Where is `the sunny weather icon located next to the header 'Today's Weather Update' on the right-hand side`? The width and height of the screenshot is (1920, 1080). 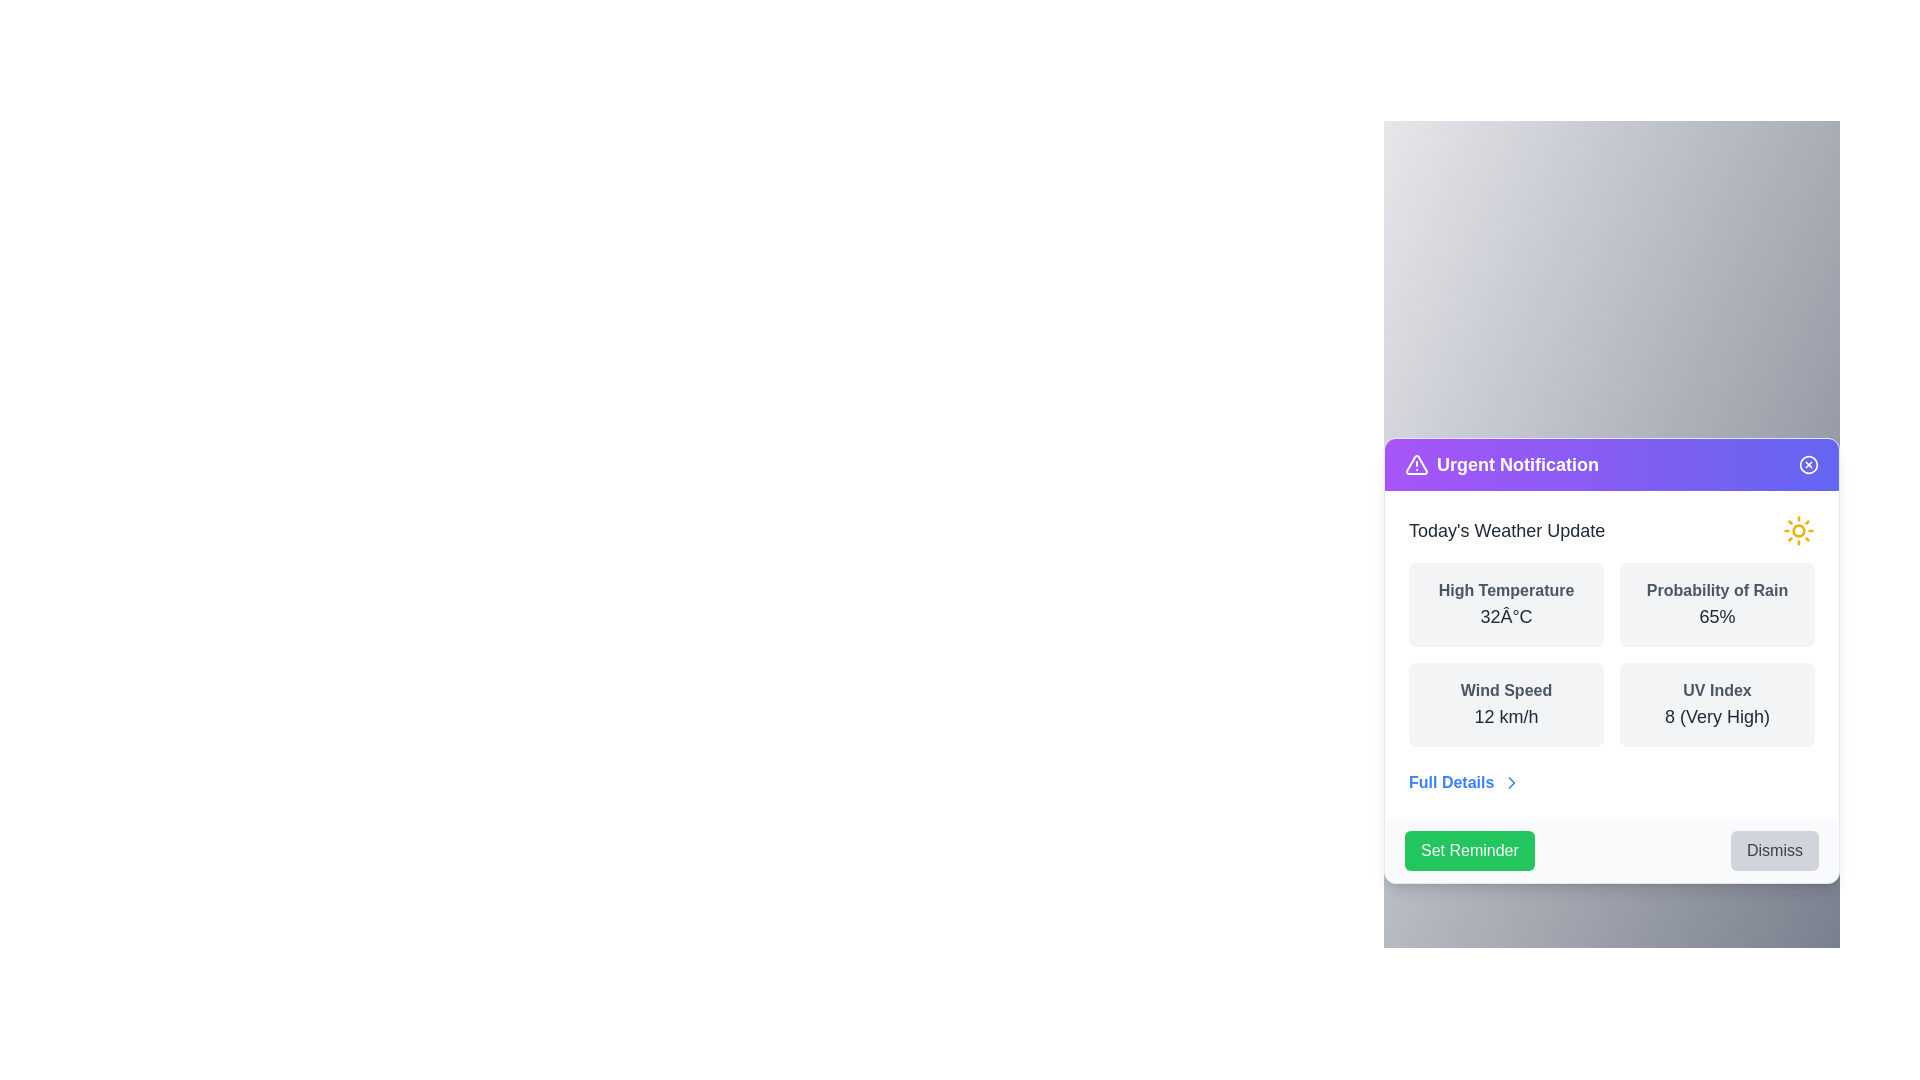 the sunny weather icon located next to the header 'Today's Weather Update' on the right-hand side is located at coordinates (1799, 530).